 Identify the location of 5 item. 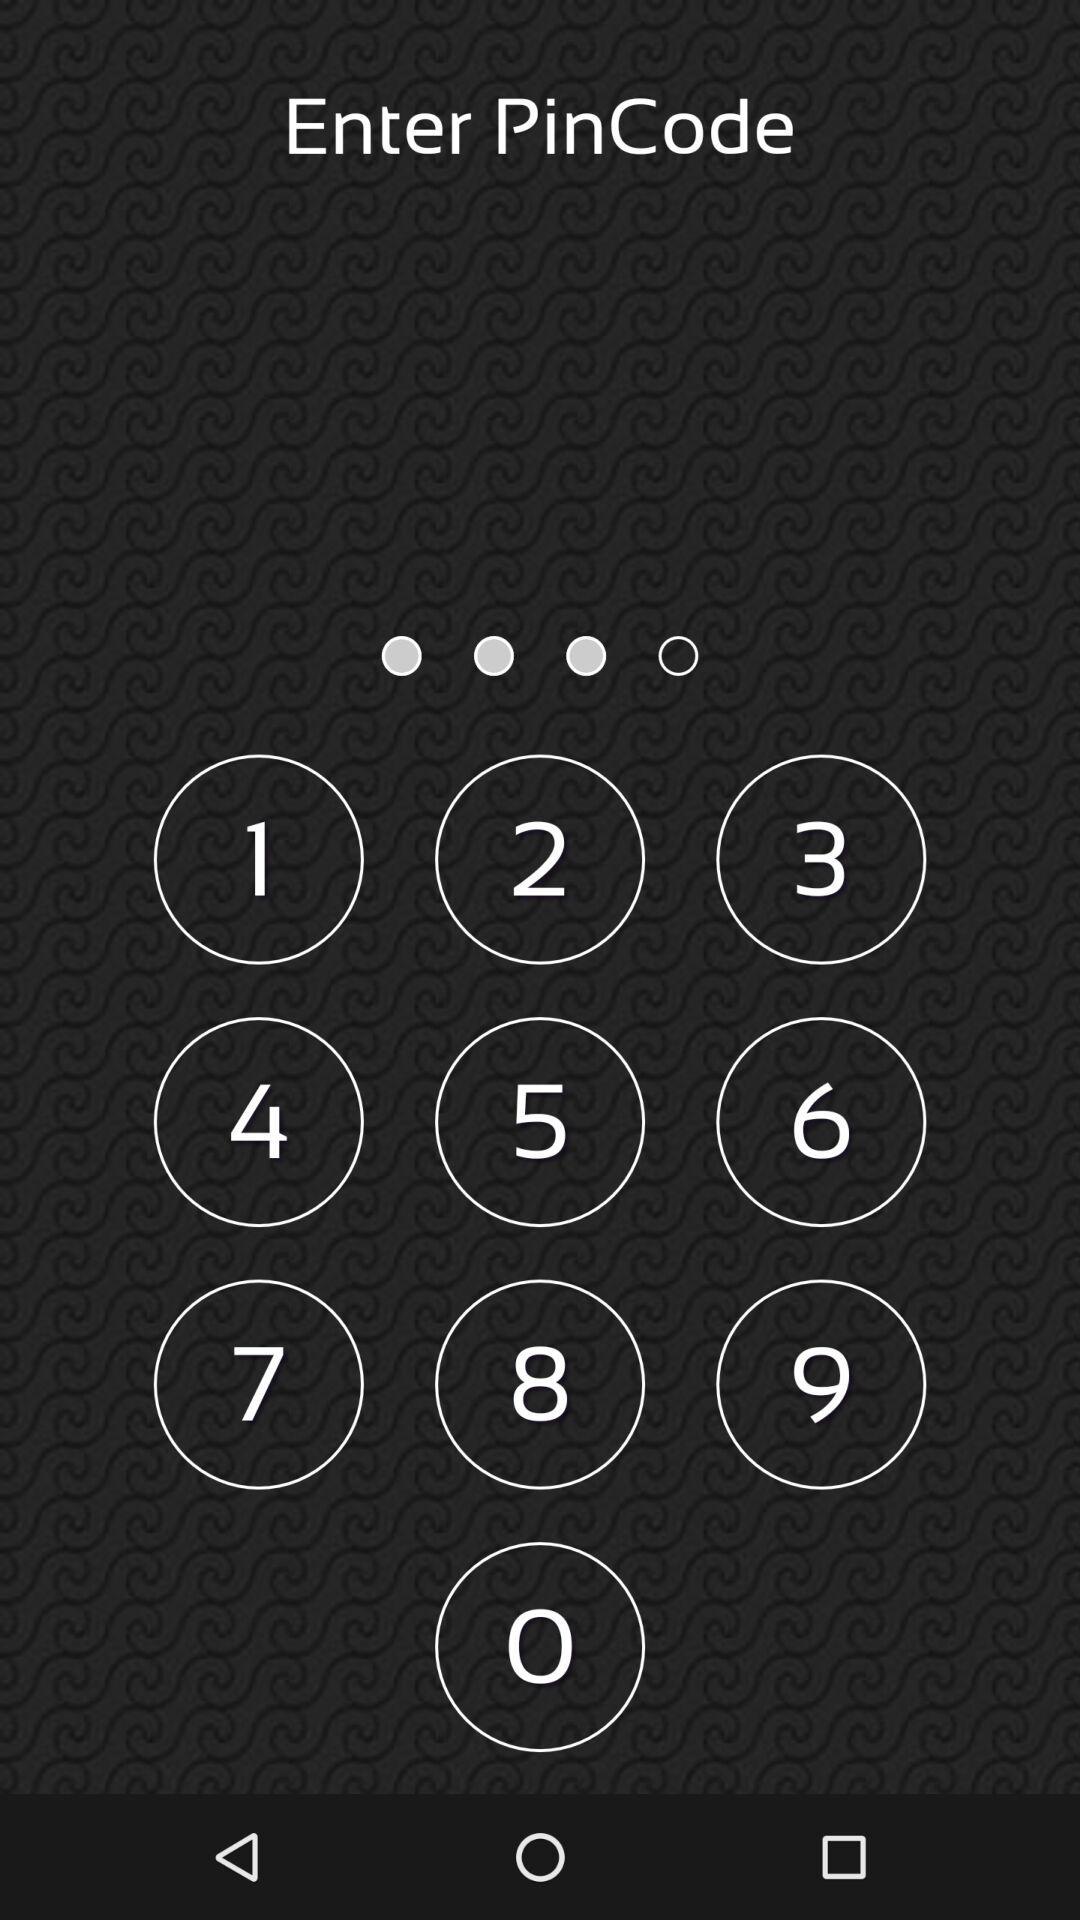
(540, 1122).